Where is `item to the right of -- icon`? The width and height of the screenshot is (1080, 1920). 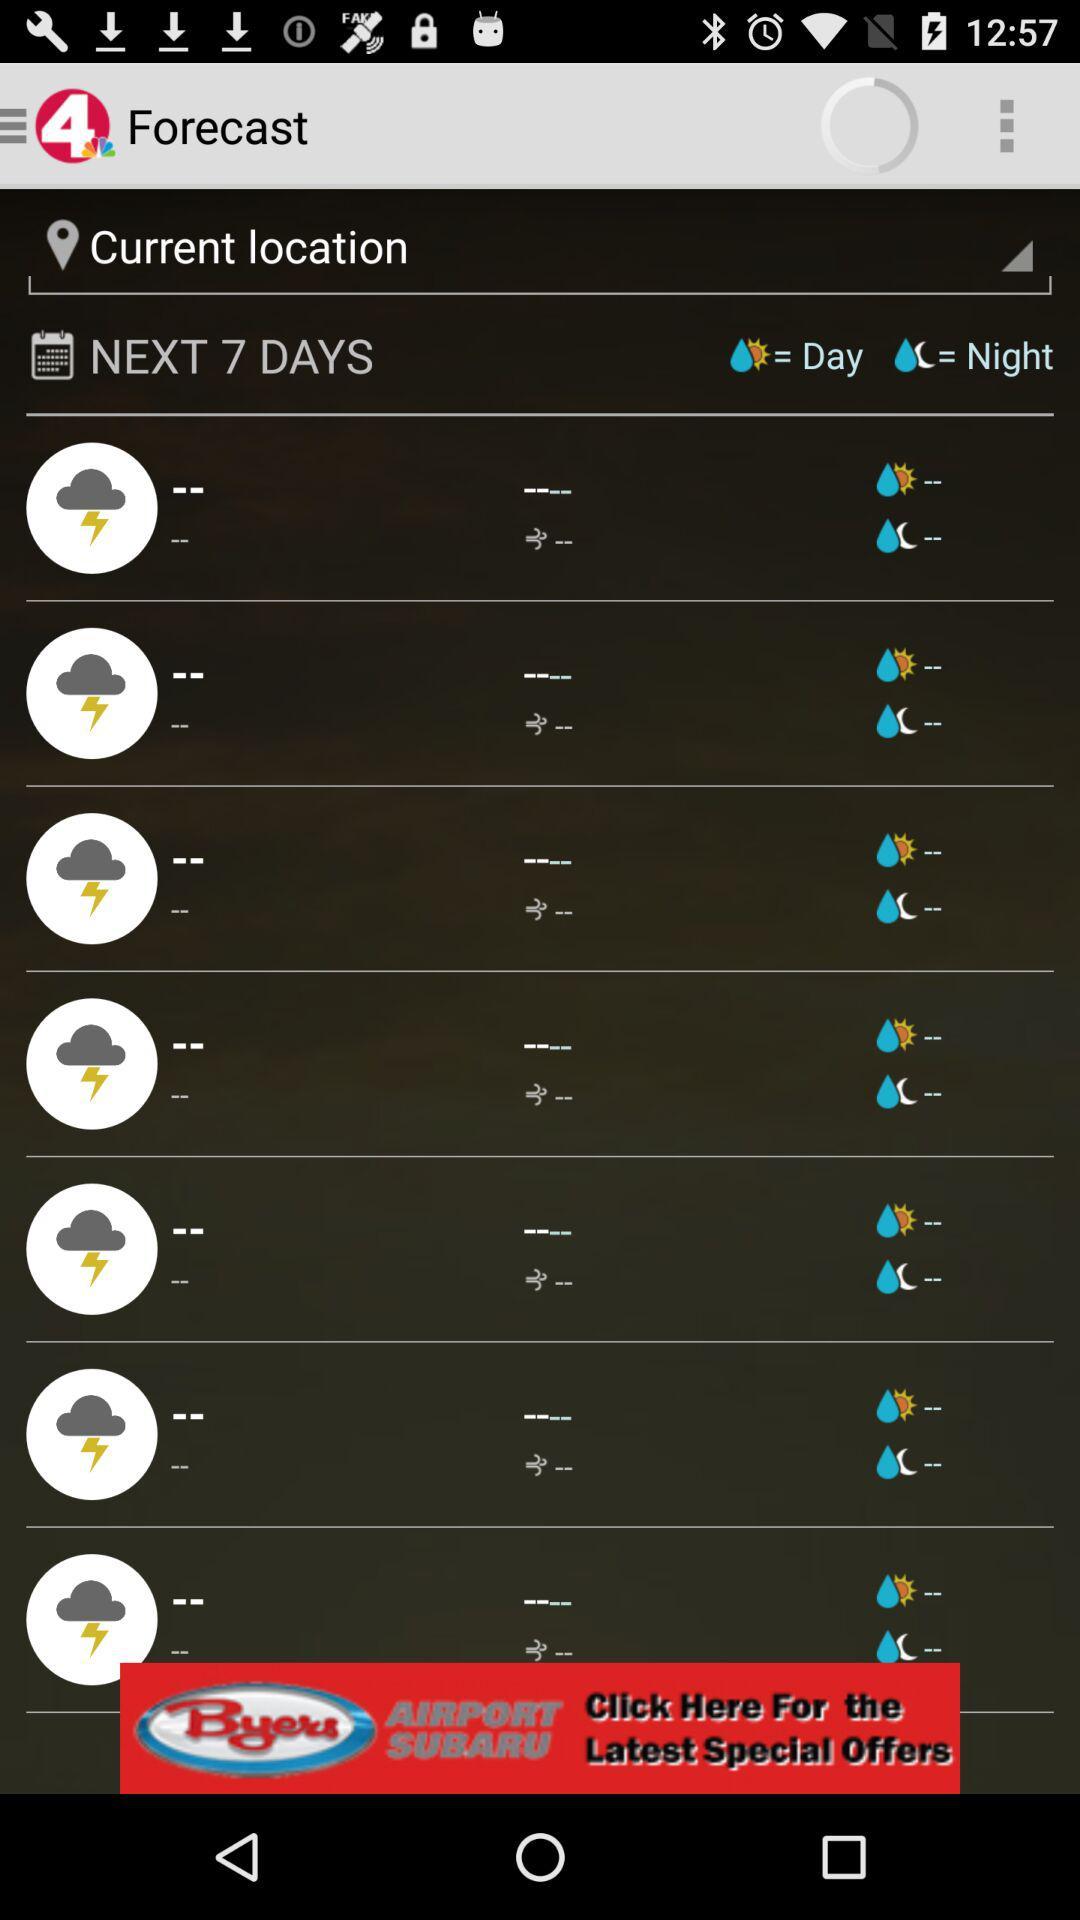
item to the right of -- icon is located at coordinates (548, 539).